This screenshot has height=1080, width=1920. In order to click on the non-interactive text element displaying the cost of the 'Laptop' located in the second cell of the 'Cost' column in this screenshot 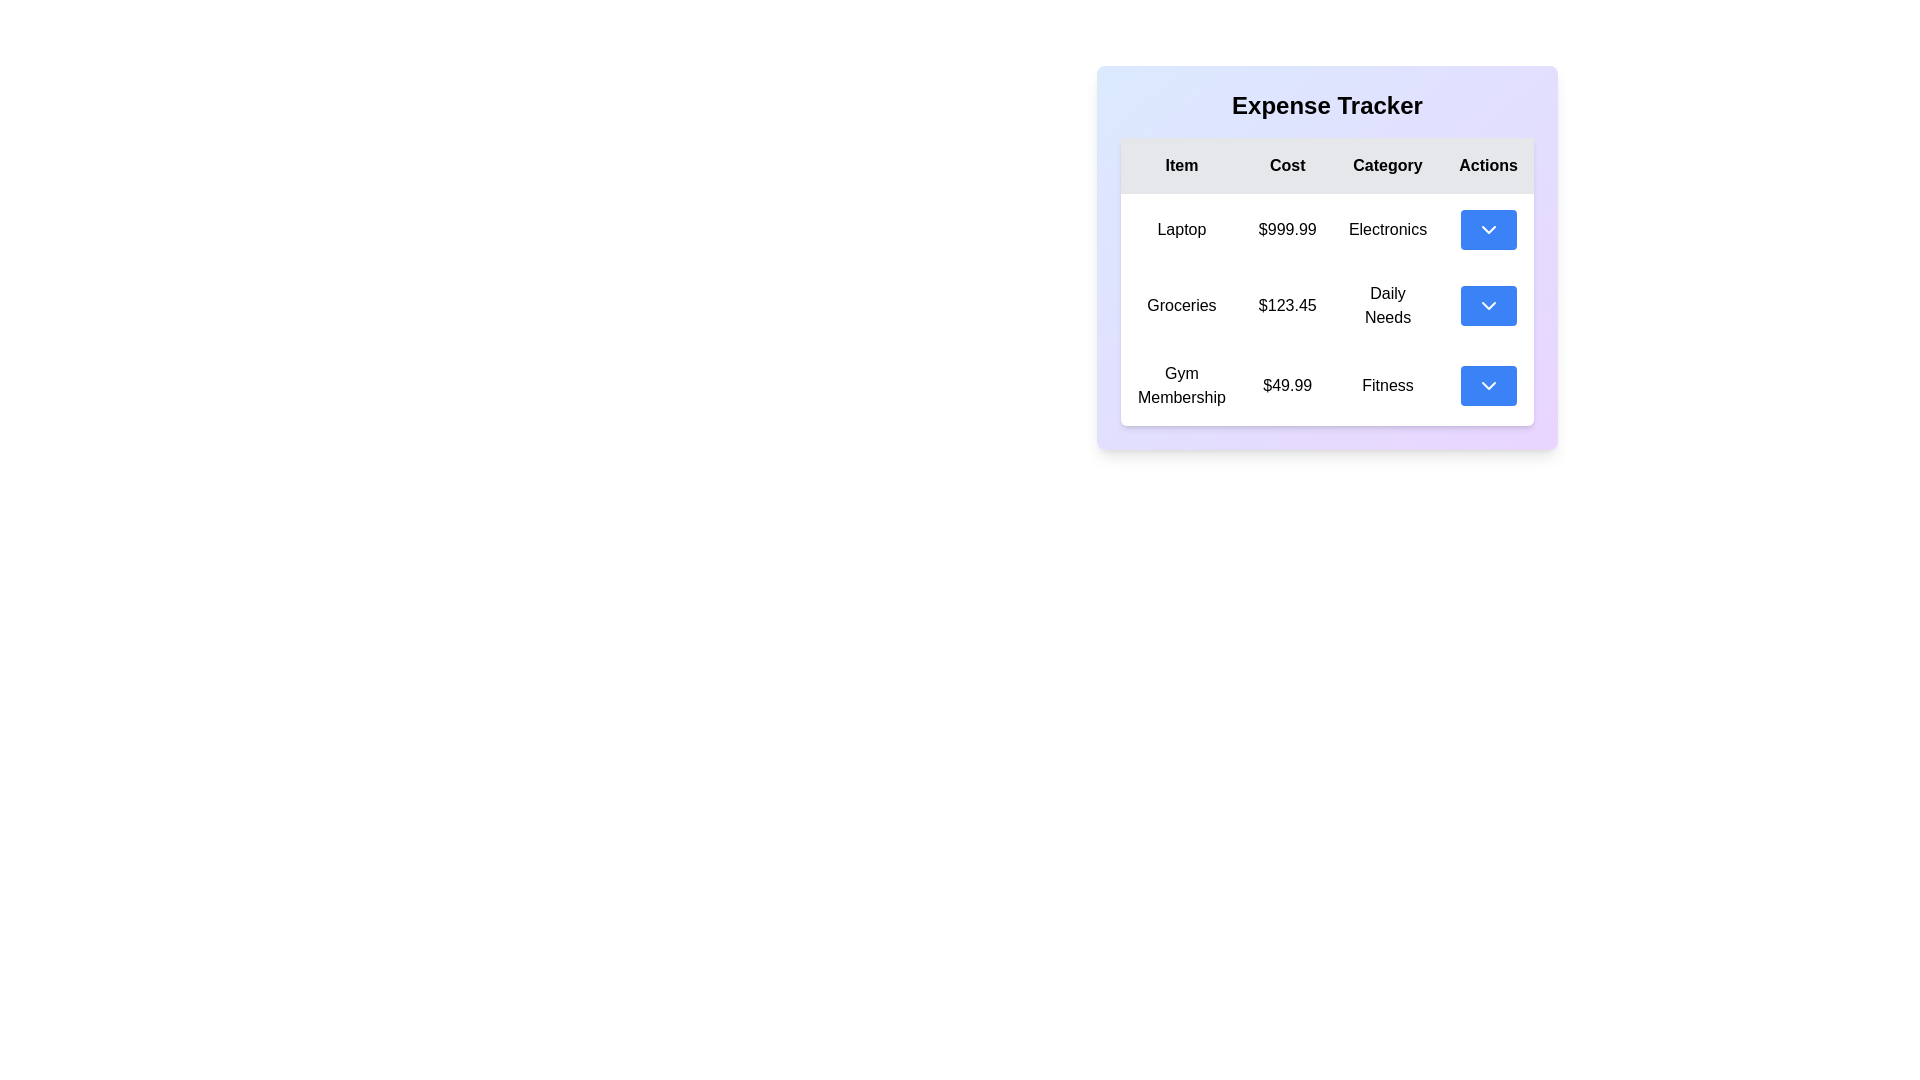, I will do `click(1287, 229)`.